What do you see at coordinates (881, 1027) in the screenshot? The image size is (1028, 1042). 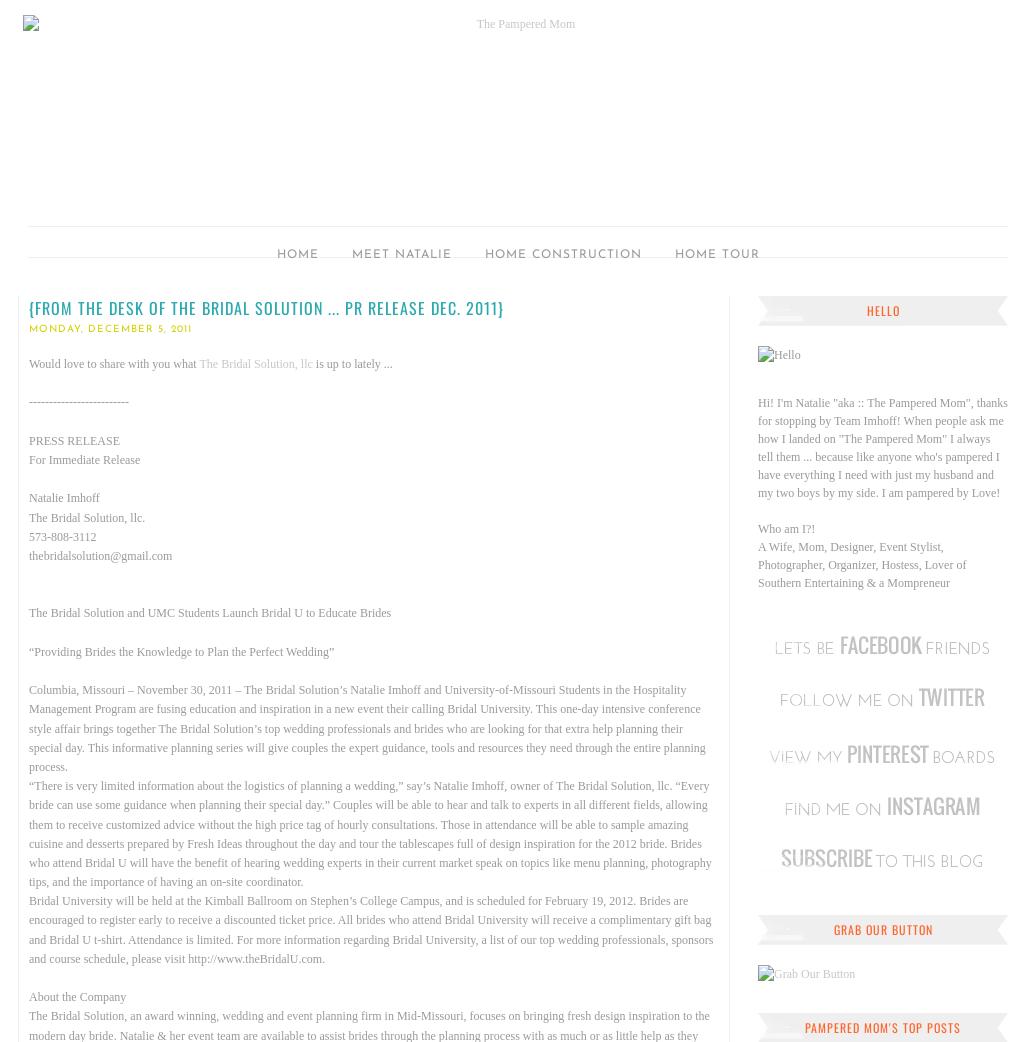 I see `'Pampered Mom's Top Posts'` at bounding box center [881, 1027].